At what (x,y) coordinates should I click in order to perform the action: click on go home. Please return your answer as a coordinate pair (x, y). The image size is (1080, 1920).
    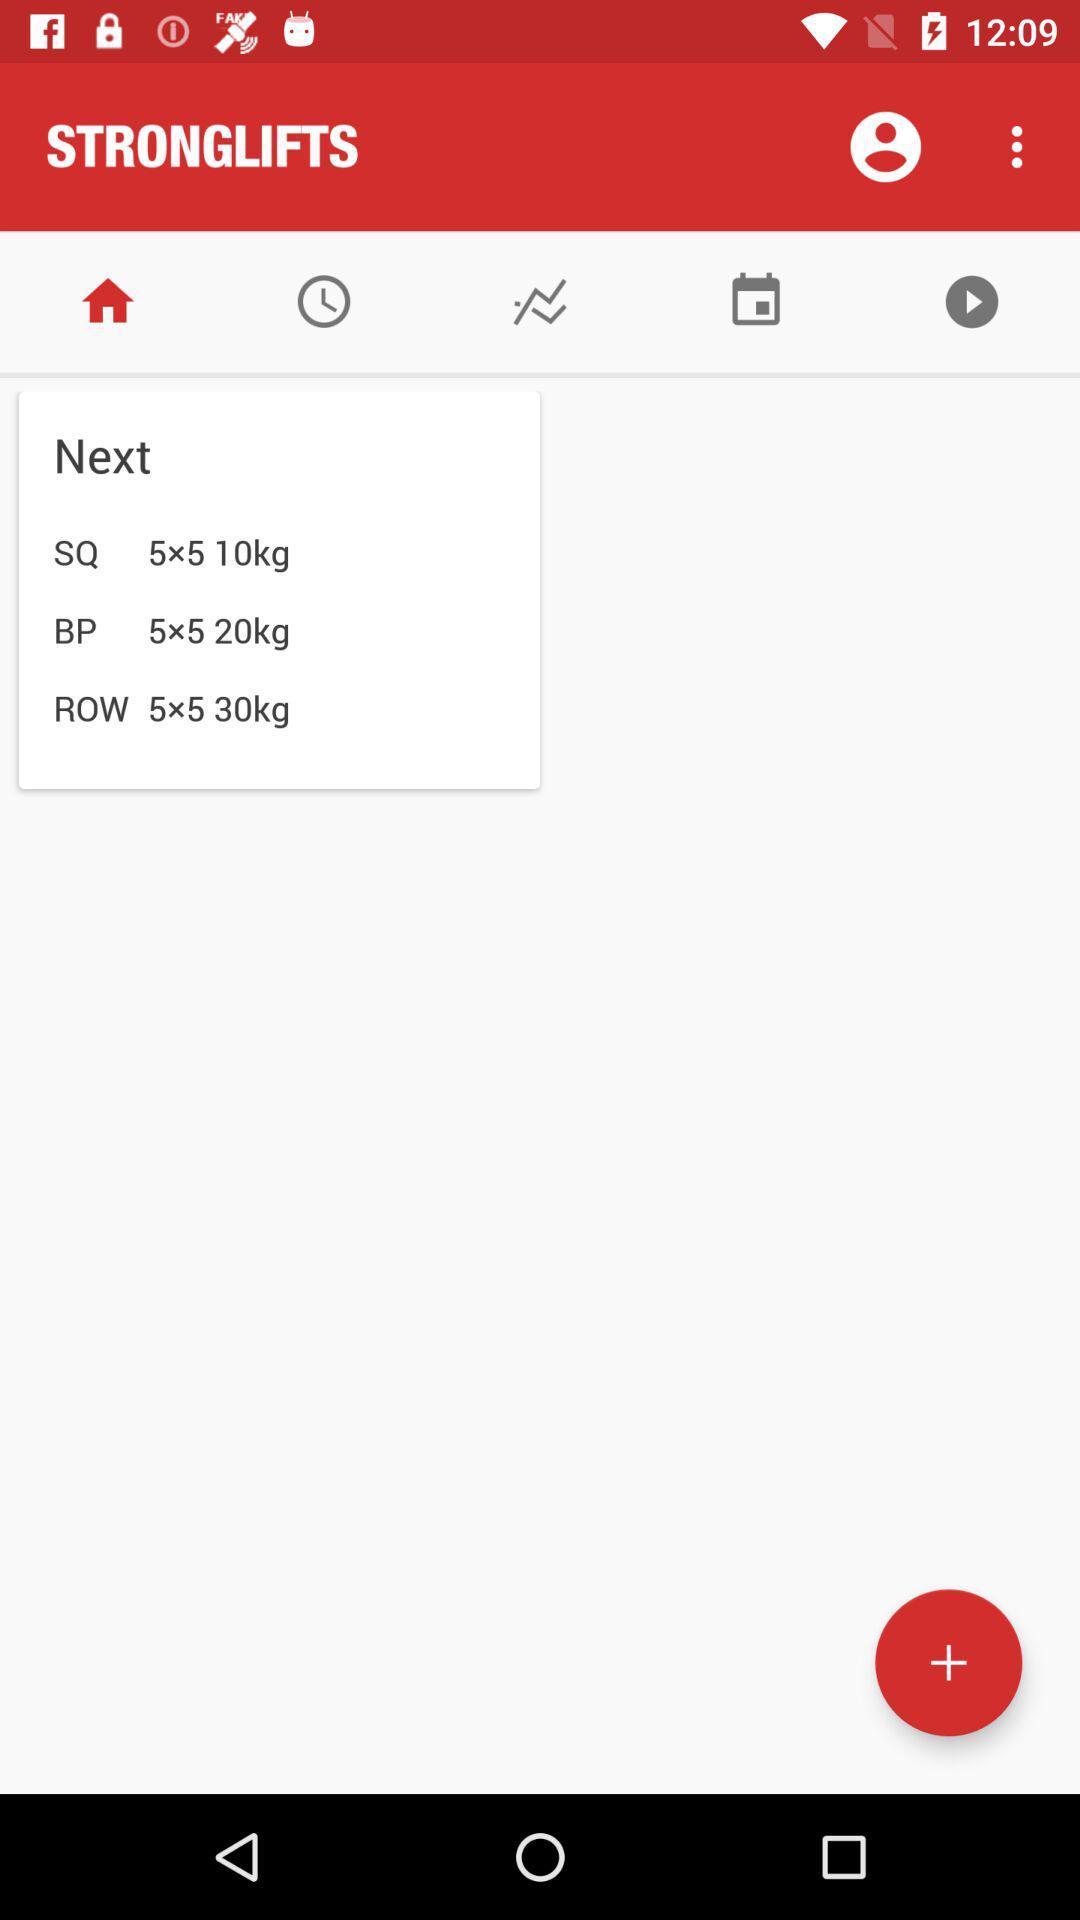
    Looking at the image, I should click on (108, 300).